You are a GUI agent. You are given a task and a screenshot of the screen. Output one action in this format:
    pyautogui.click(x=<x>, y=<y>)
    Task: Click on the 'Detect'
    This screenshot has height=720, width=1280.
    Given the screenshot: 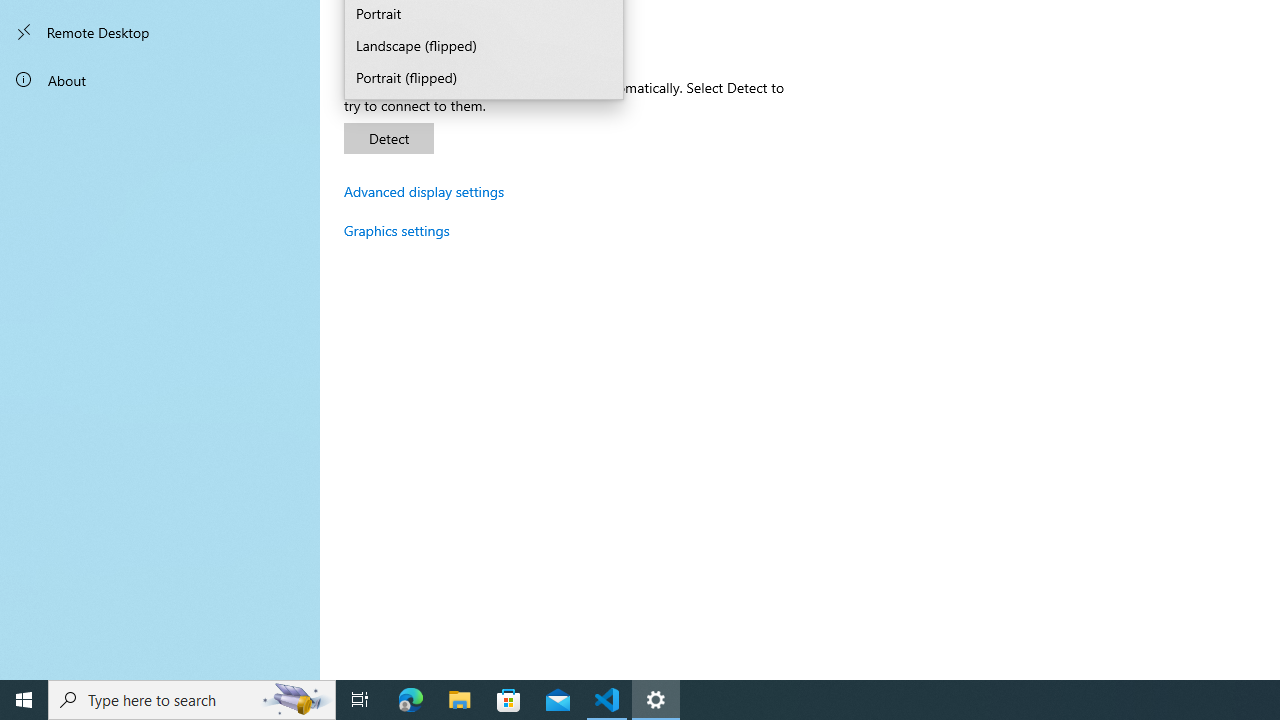 What is the action you would take?
    pyautogui.click(x=389, y=137)
    